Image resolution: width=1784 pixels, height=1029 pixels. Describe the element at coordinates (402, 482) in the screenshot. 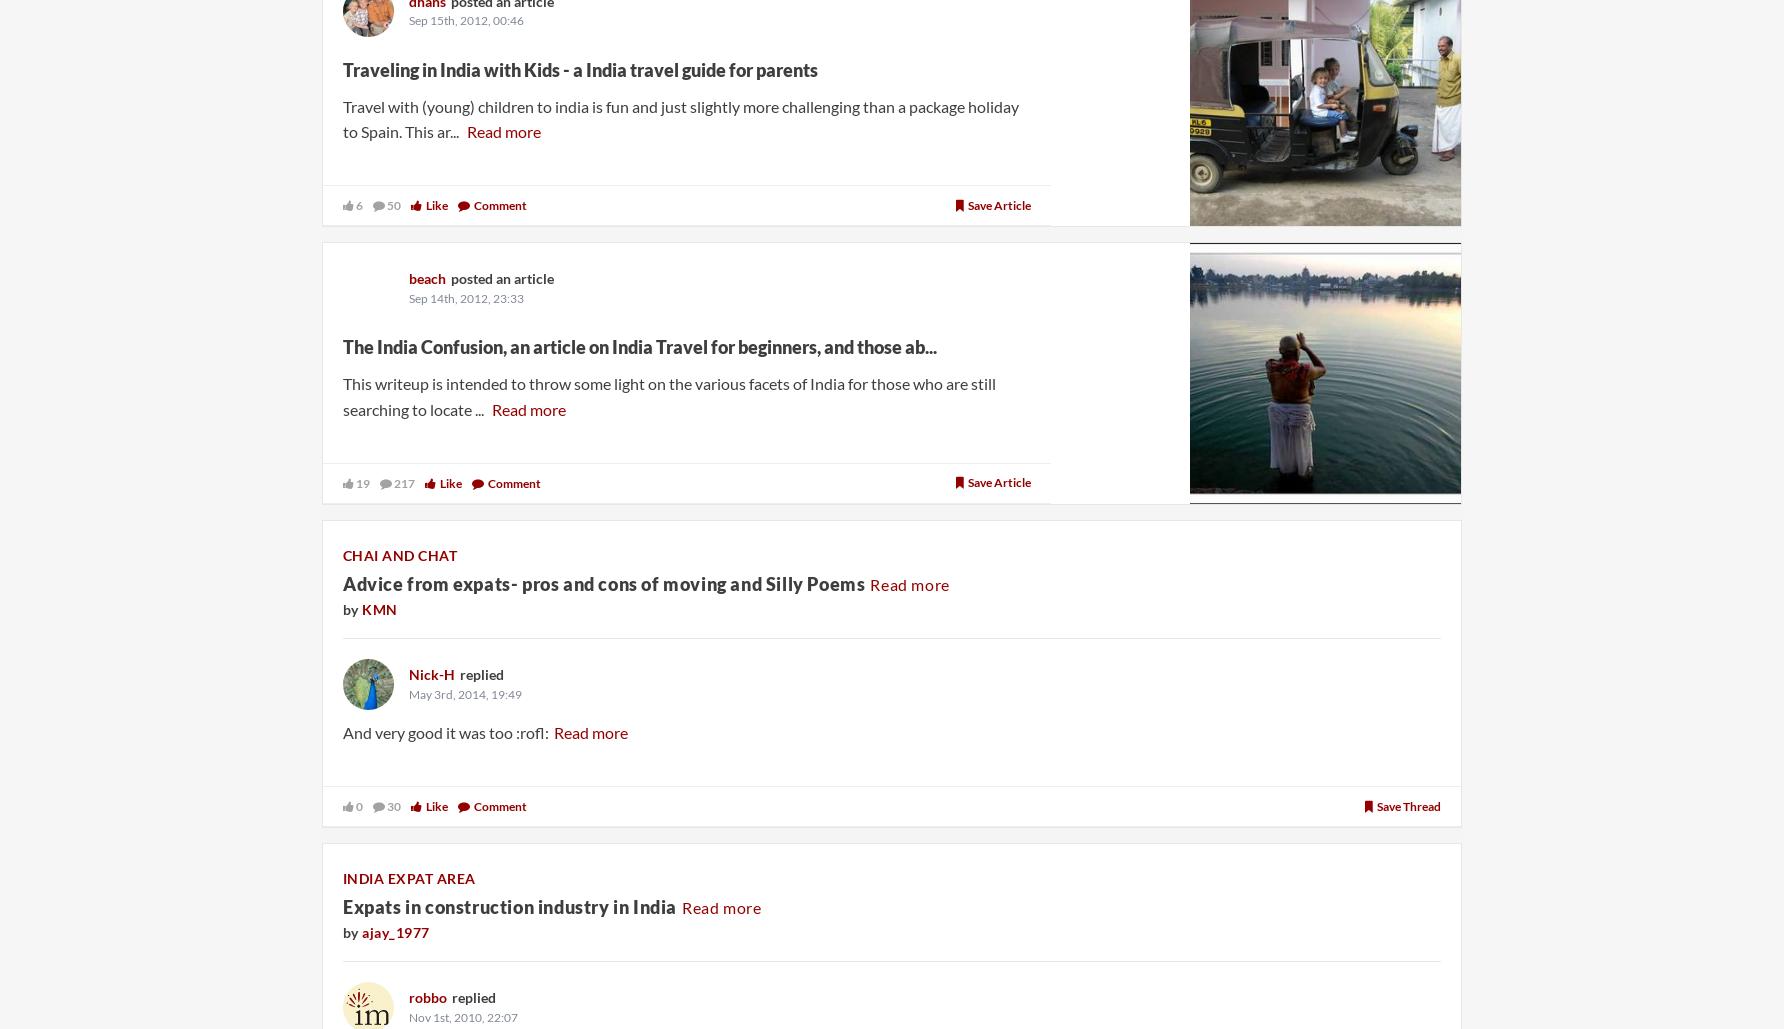

I see `'217'` at that location.